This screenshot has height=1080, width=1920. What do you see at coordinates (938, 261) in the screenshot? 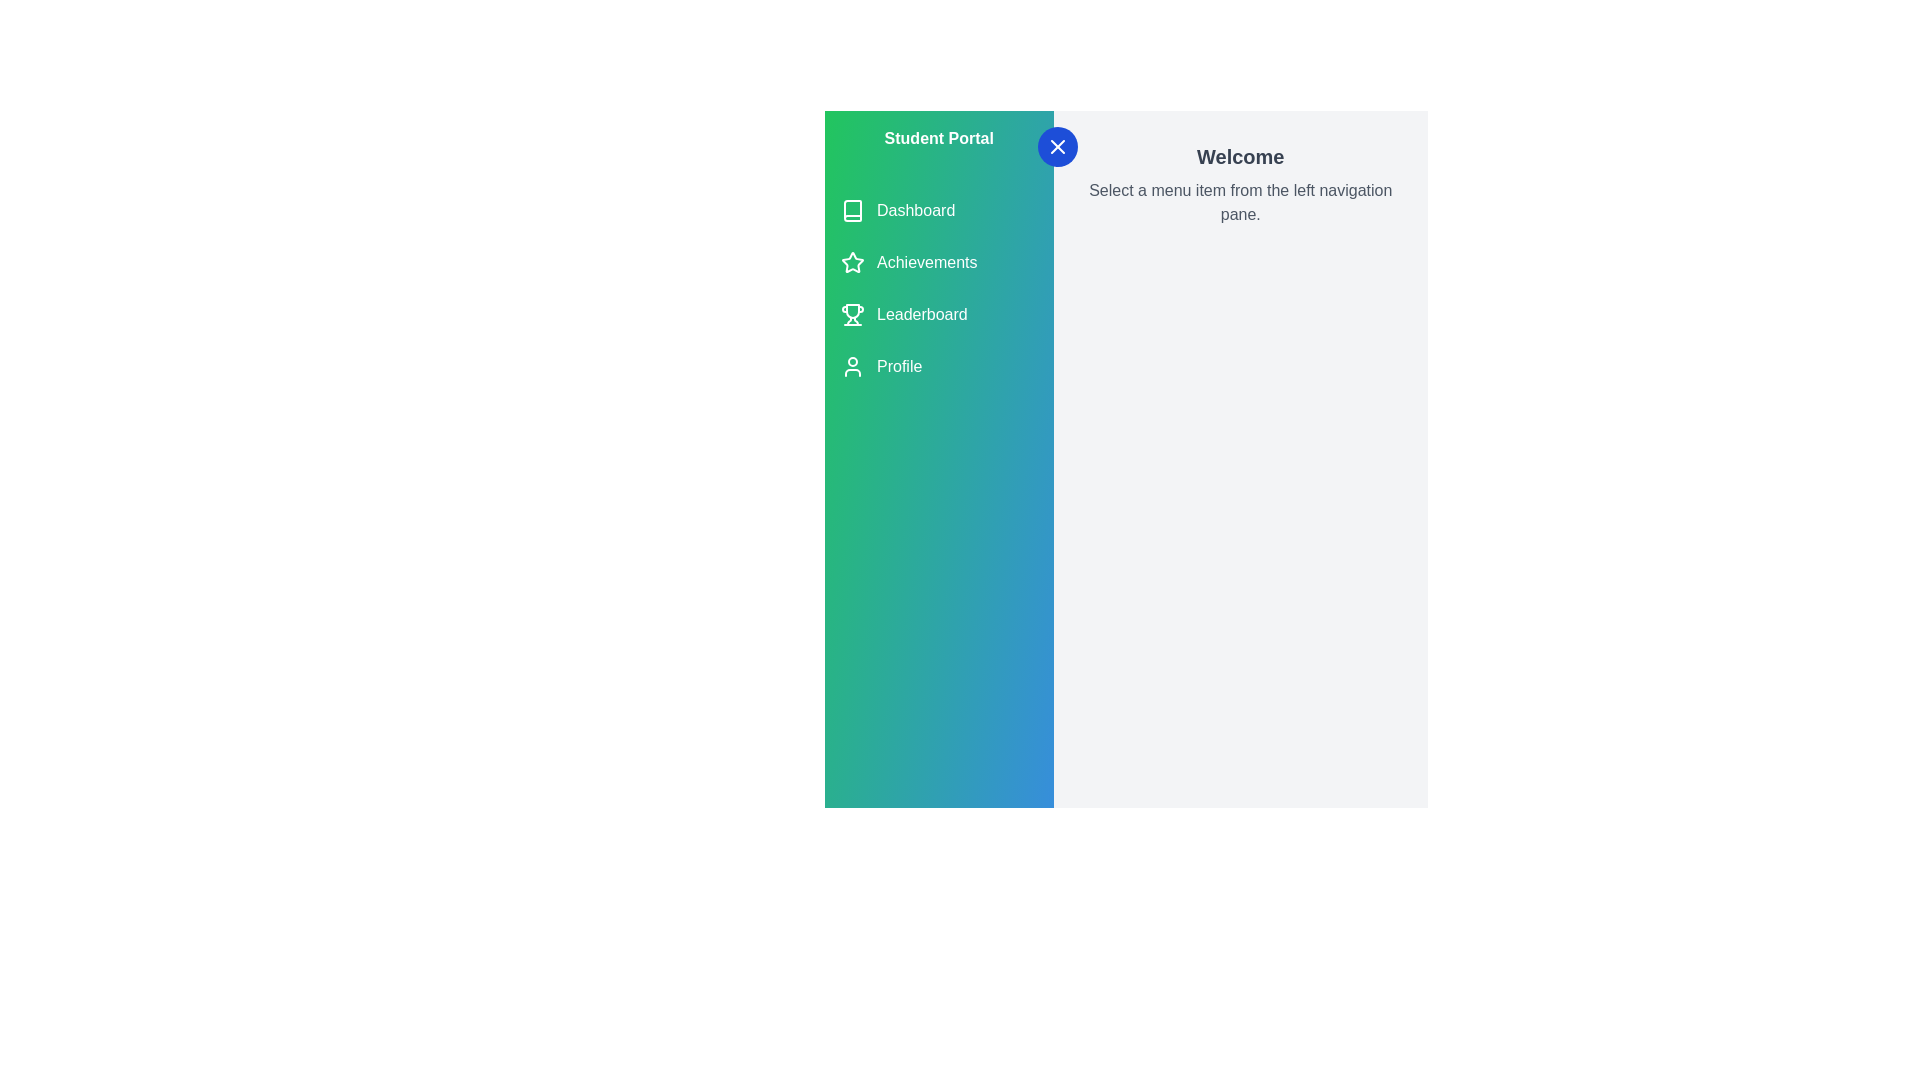
I see `the menu item Achievements to observe visual feedback` at bounding box center [938, 261].